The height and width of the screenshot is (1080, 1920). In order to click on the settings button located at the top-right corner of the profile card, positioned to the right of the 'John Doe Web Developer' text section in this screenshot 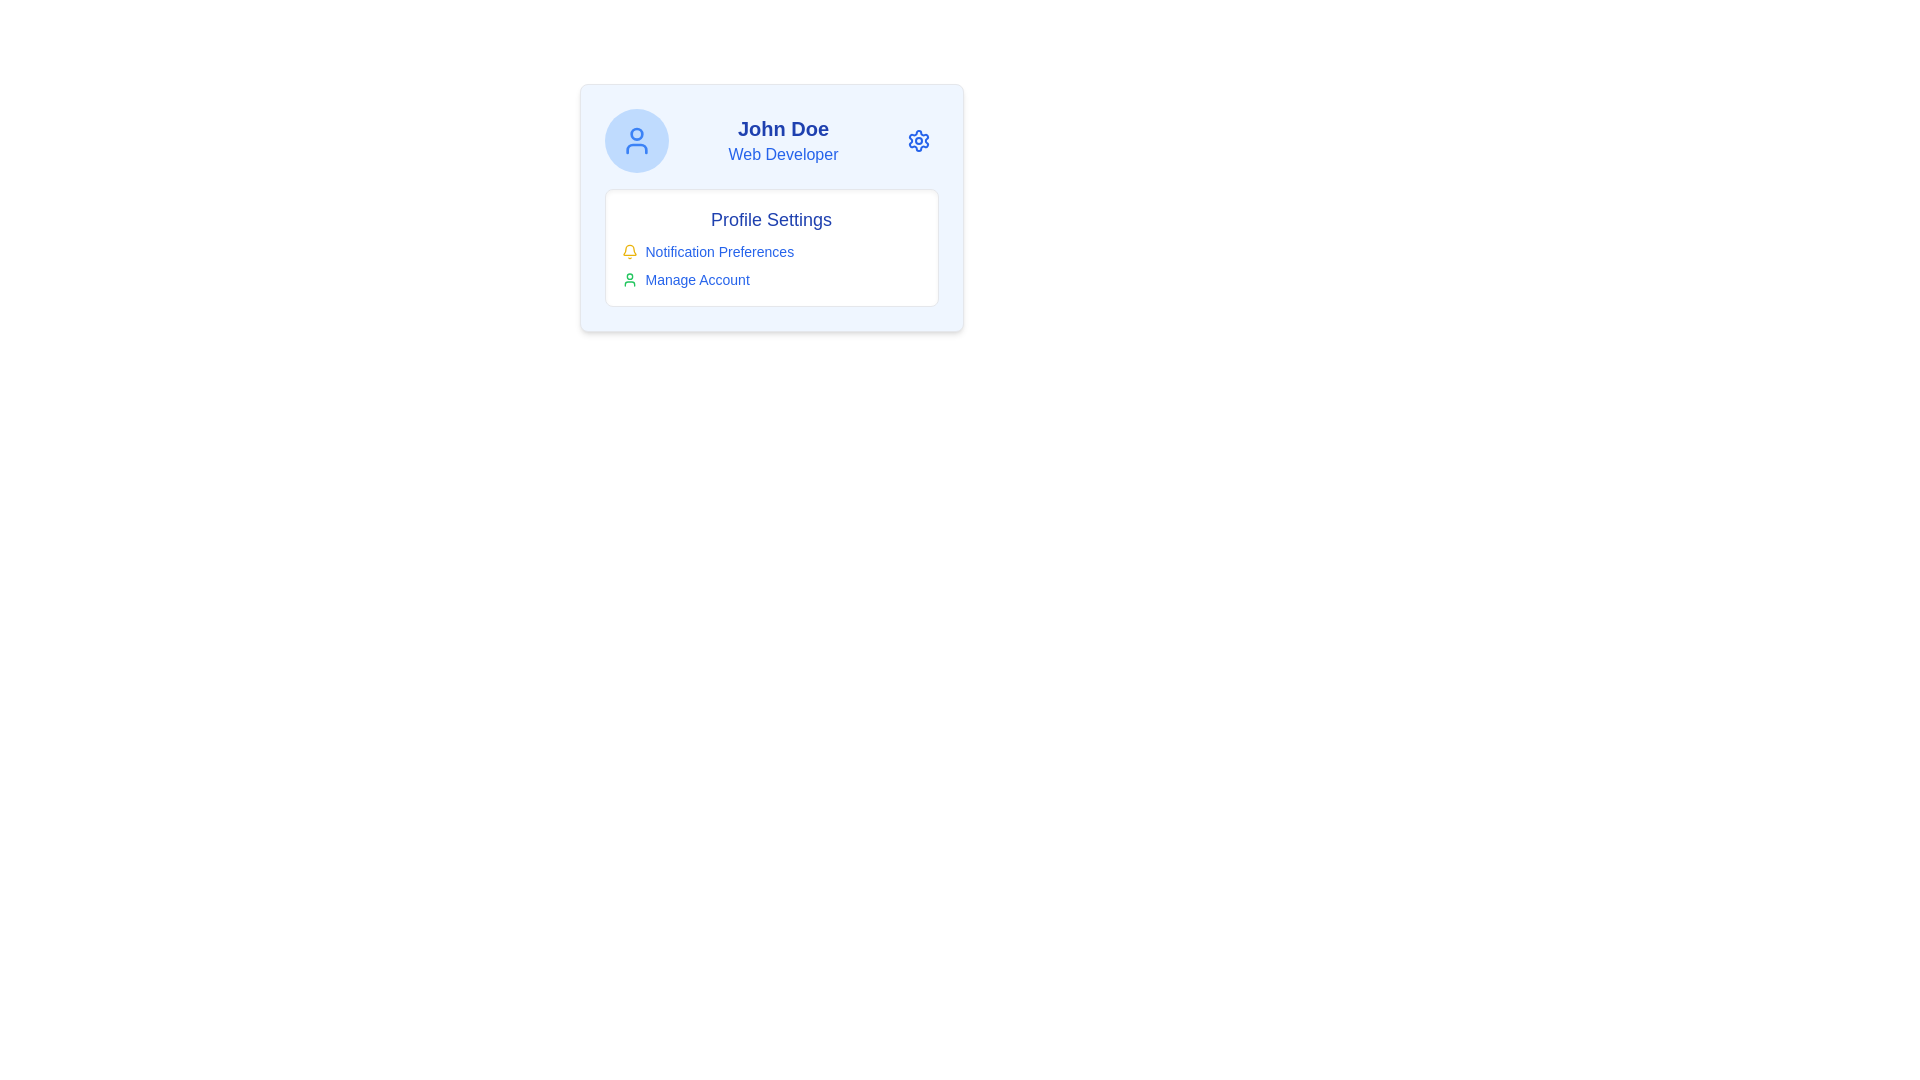, I will do `click(917, 140)`.